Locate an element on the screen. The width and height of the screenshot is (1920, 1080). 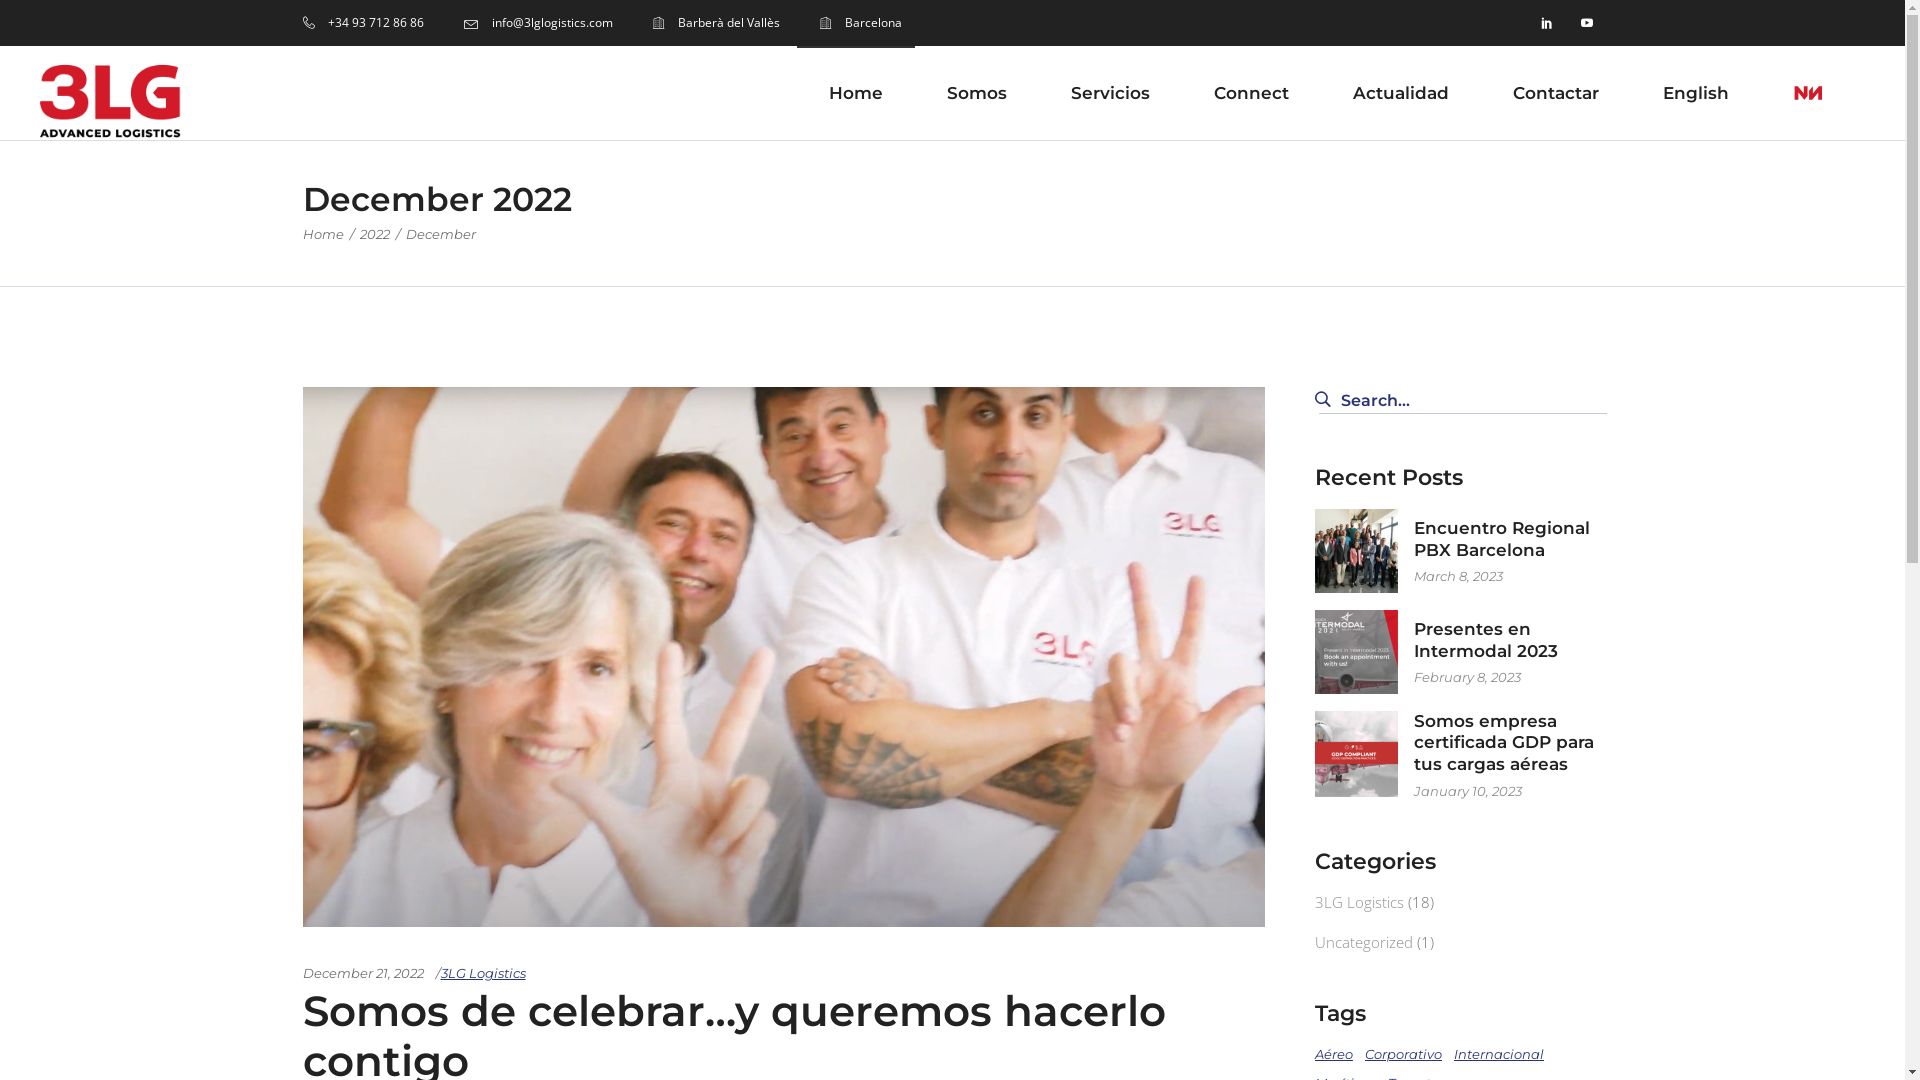
'Corporativo' is located at coordinates (1363, 1053).